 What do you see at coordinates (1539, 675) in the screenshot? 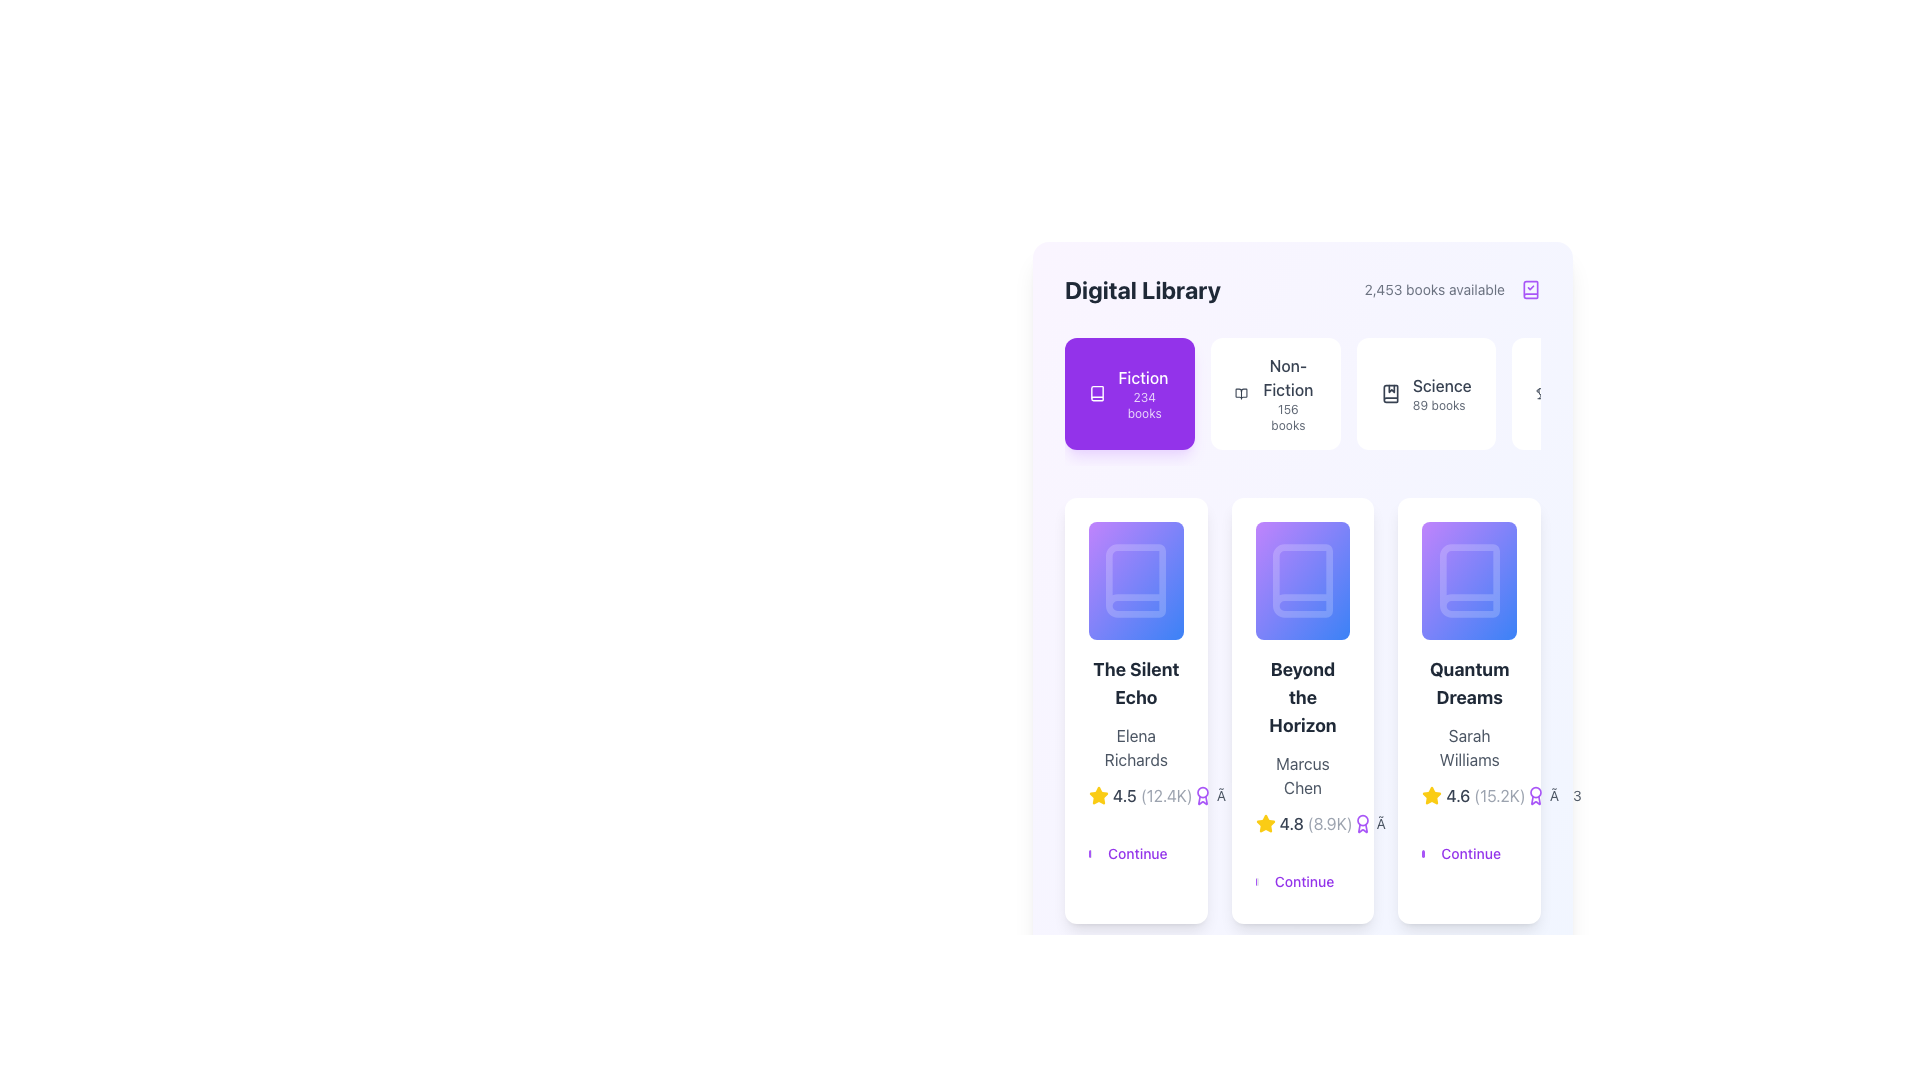
I see `the button located at the bottom-right corner of the 'Quantum Dreams' card` at bounding box center [1539, 675].